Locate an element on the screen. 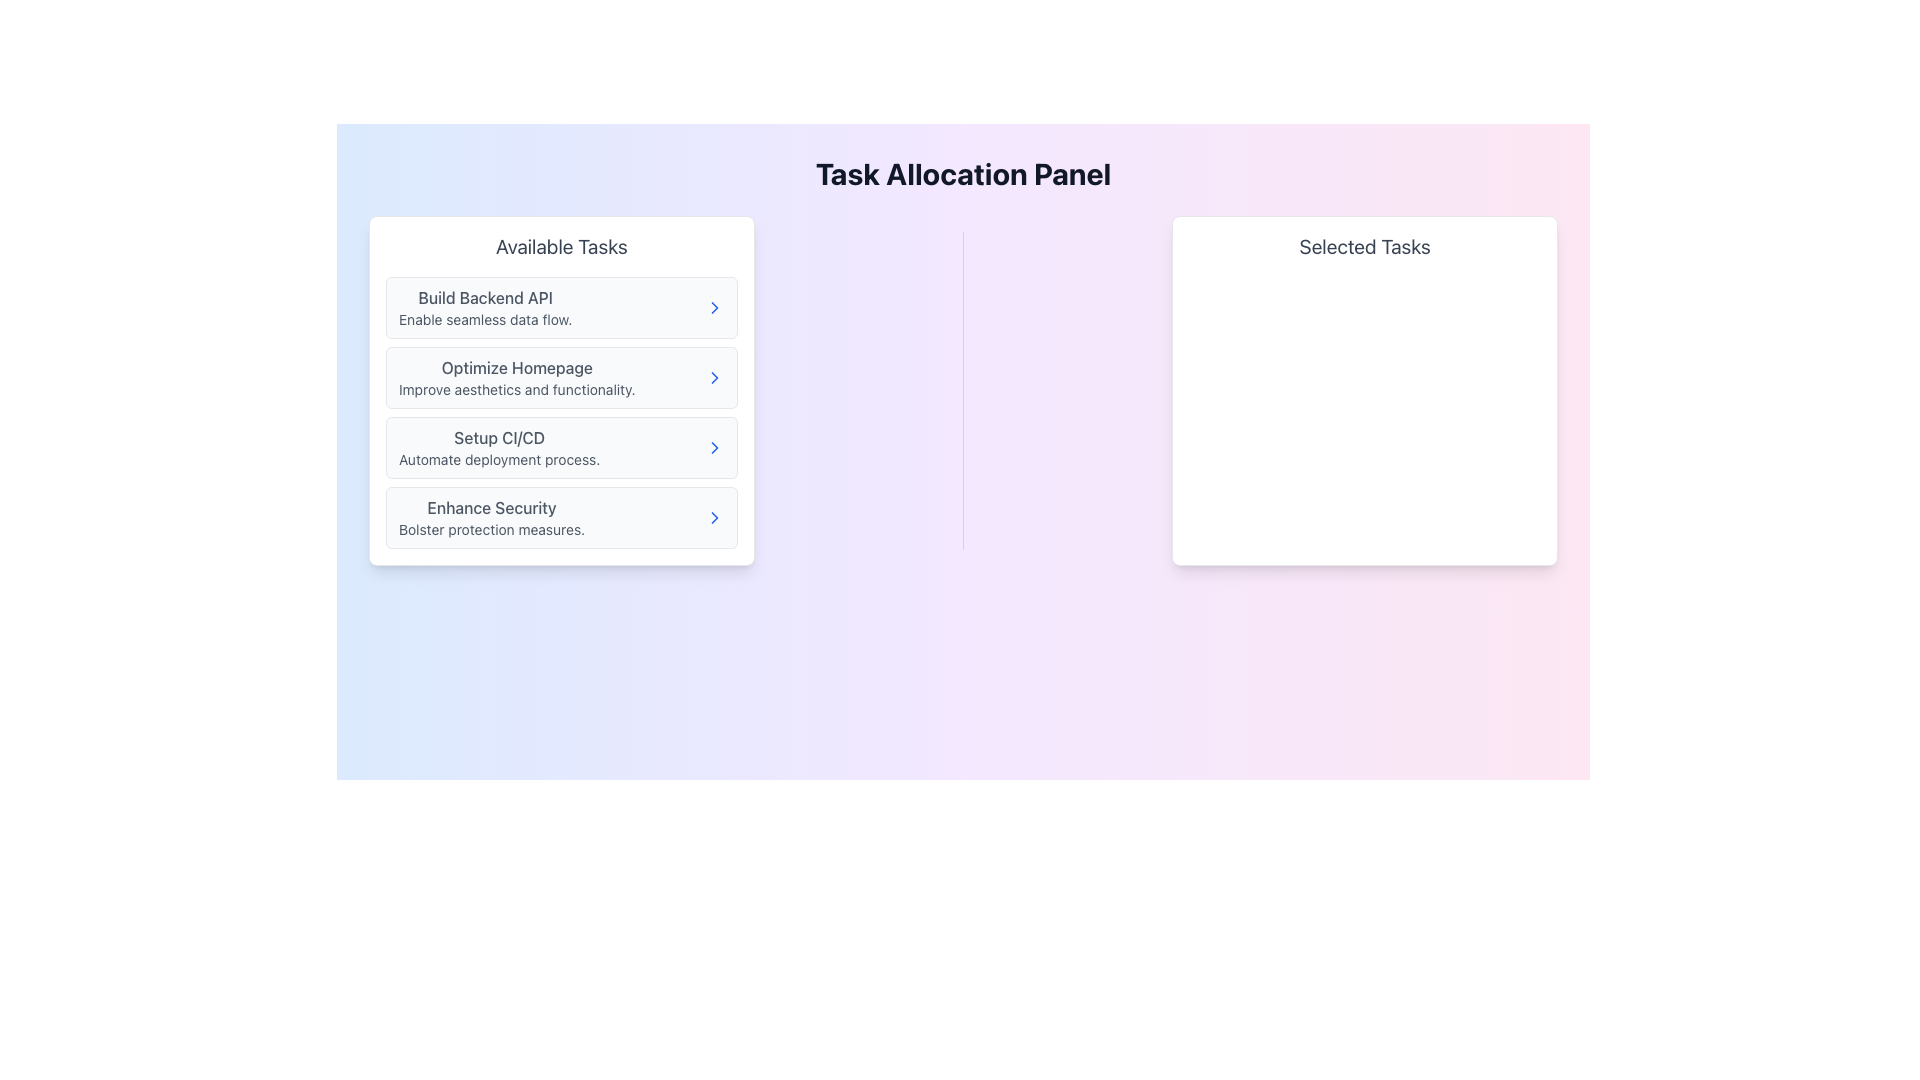 This screenshot has height=1080, width=1920. the rightward chevron icon located within the second list item of the 'Available Tasks' section, which is labeled 'Optimize Homepage.' is located at coordinates (714, 378).